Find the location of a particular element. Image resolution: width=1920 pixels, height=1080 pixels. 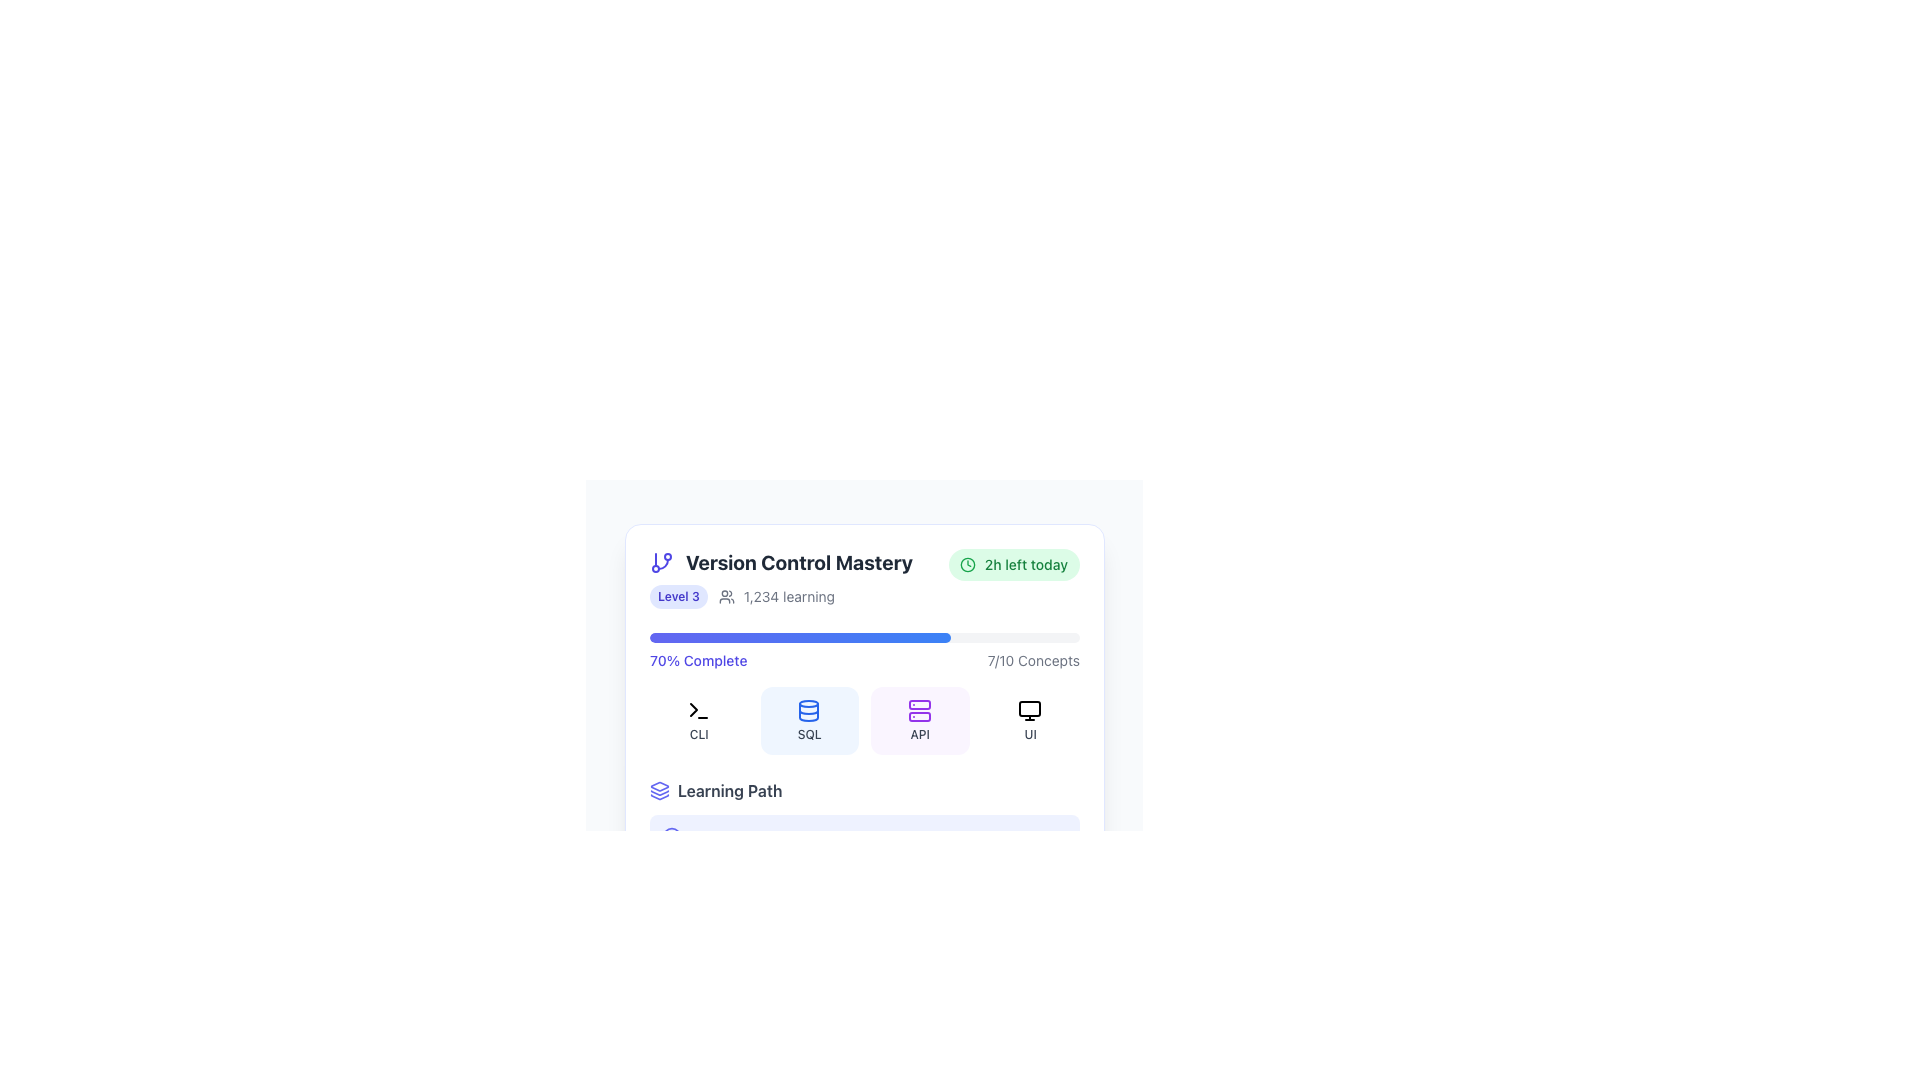

the text label displaying '2h left today' which is part of a green pill-shaped background in the top-right section of the content card is located at coordinates (1025, 564).